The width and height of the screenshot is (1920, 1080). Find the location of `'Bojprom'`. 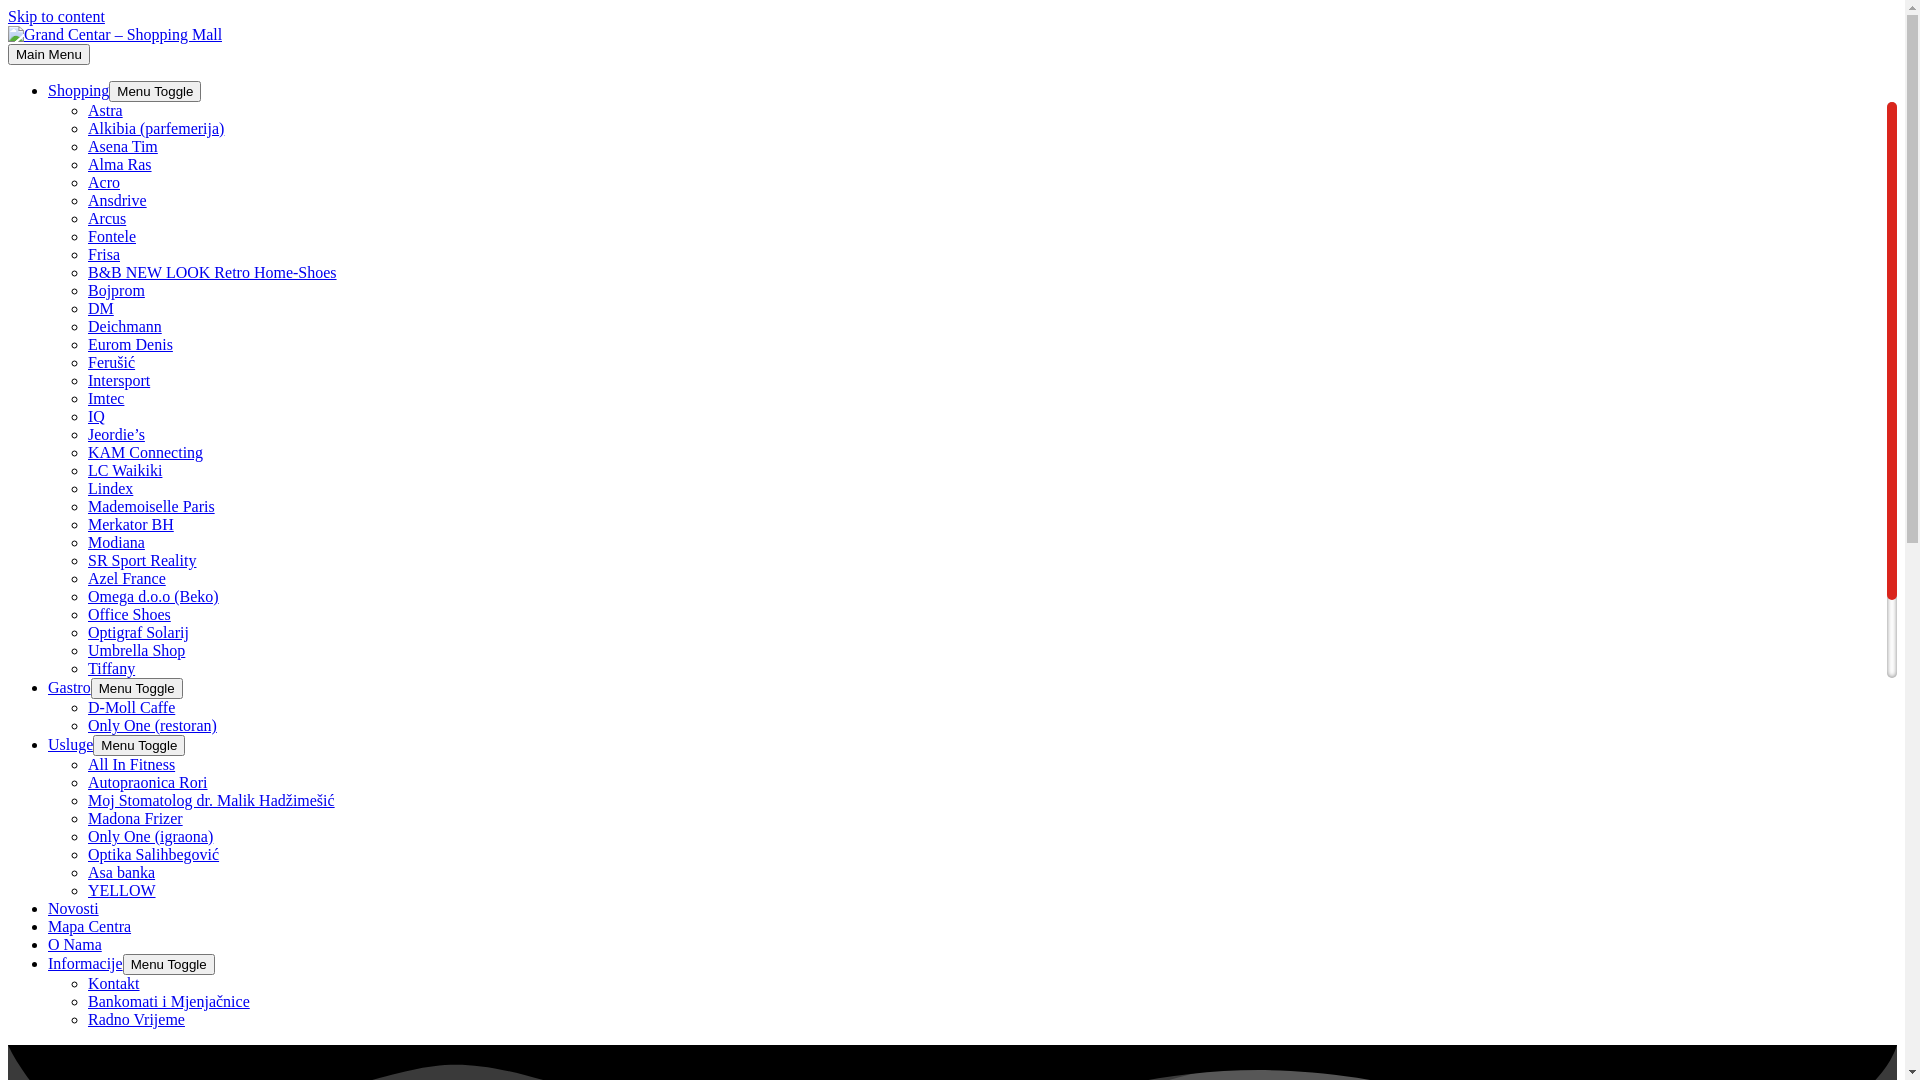

'Bojprom' is located at coordinates (115, 290).